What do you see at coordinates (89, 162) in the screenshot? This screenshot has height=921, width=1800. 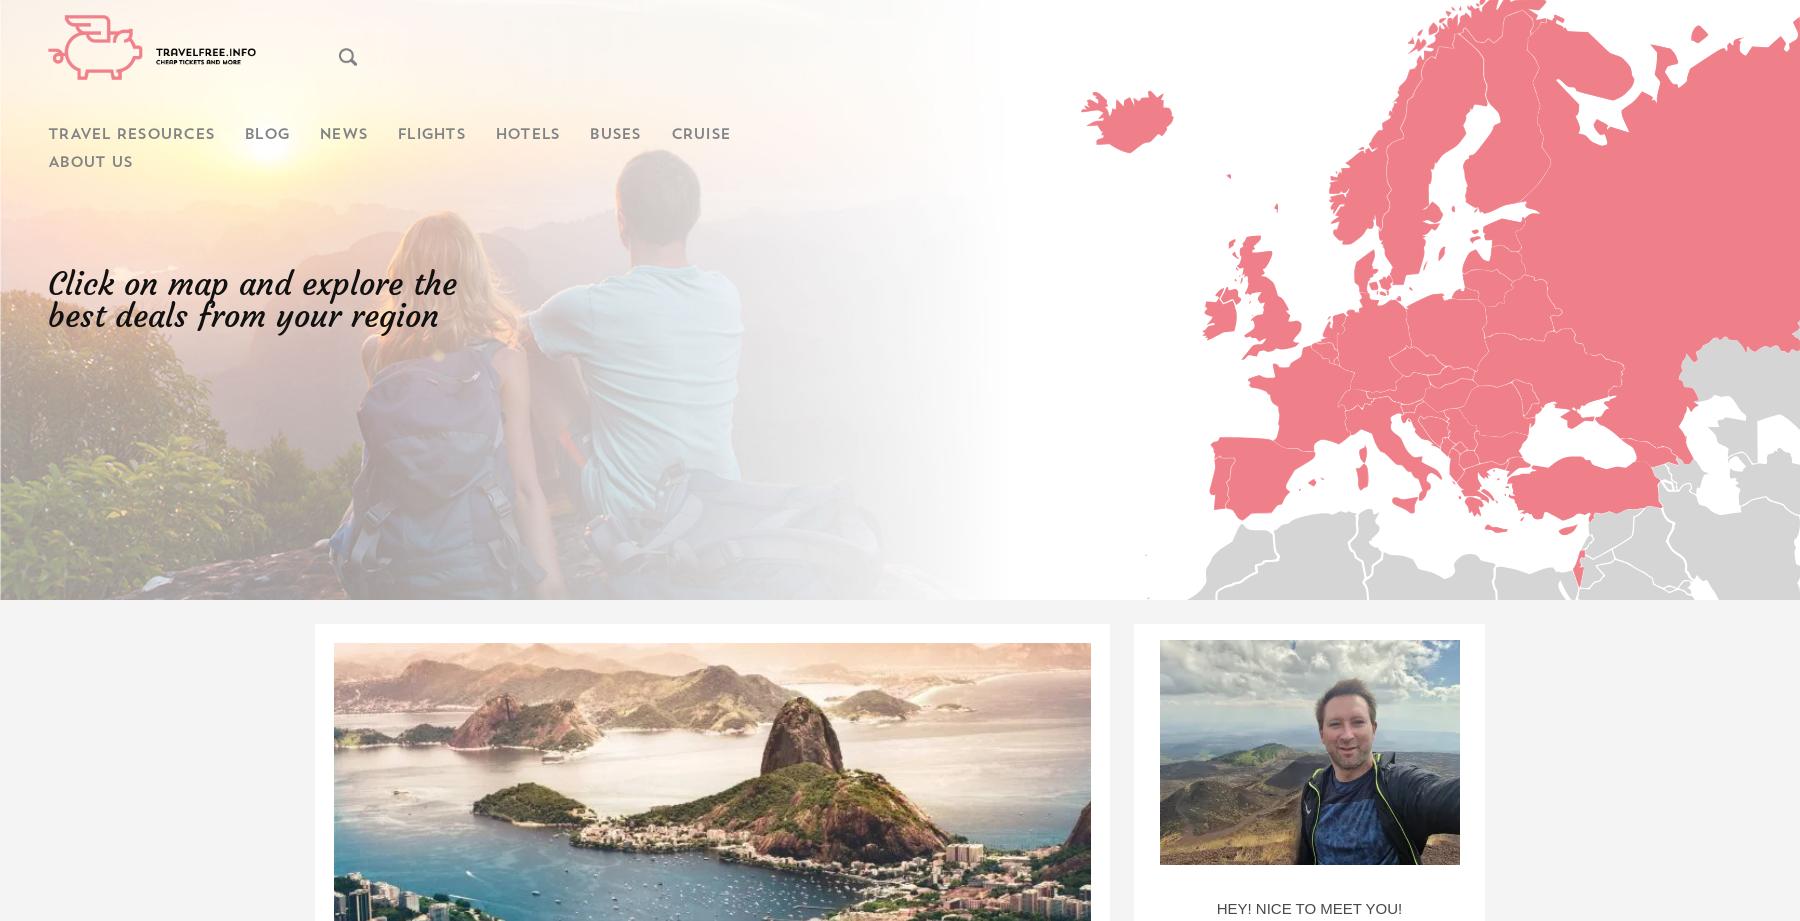 I see `'About us'` at bounding box center [89, 162].